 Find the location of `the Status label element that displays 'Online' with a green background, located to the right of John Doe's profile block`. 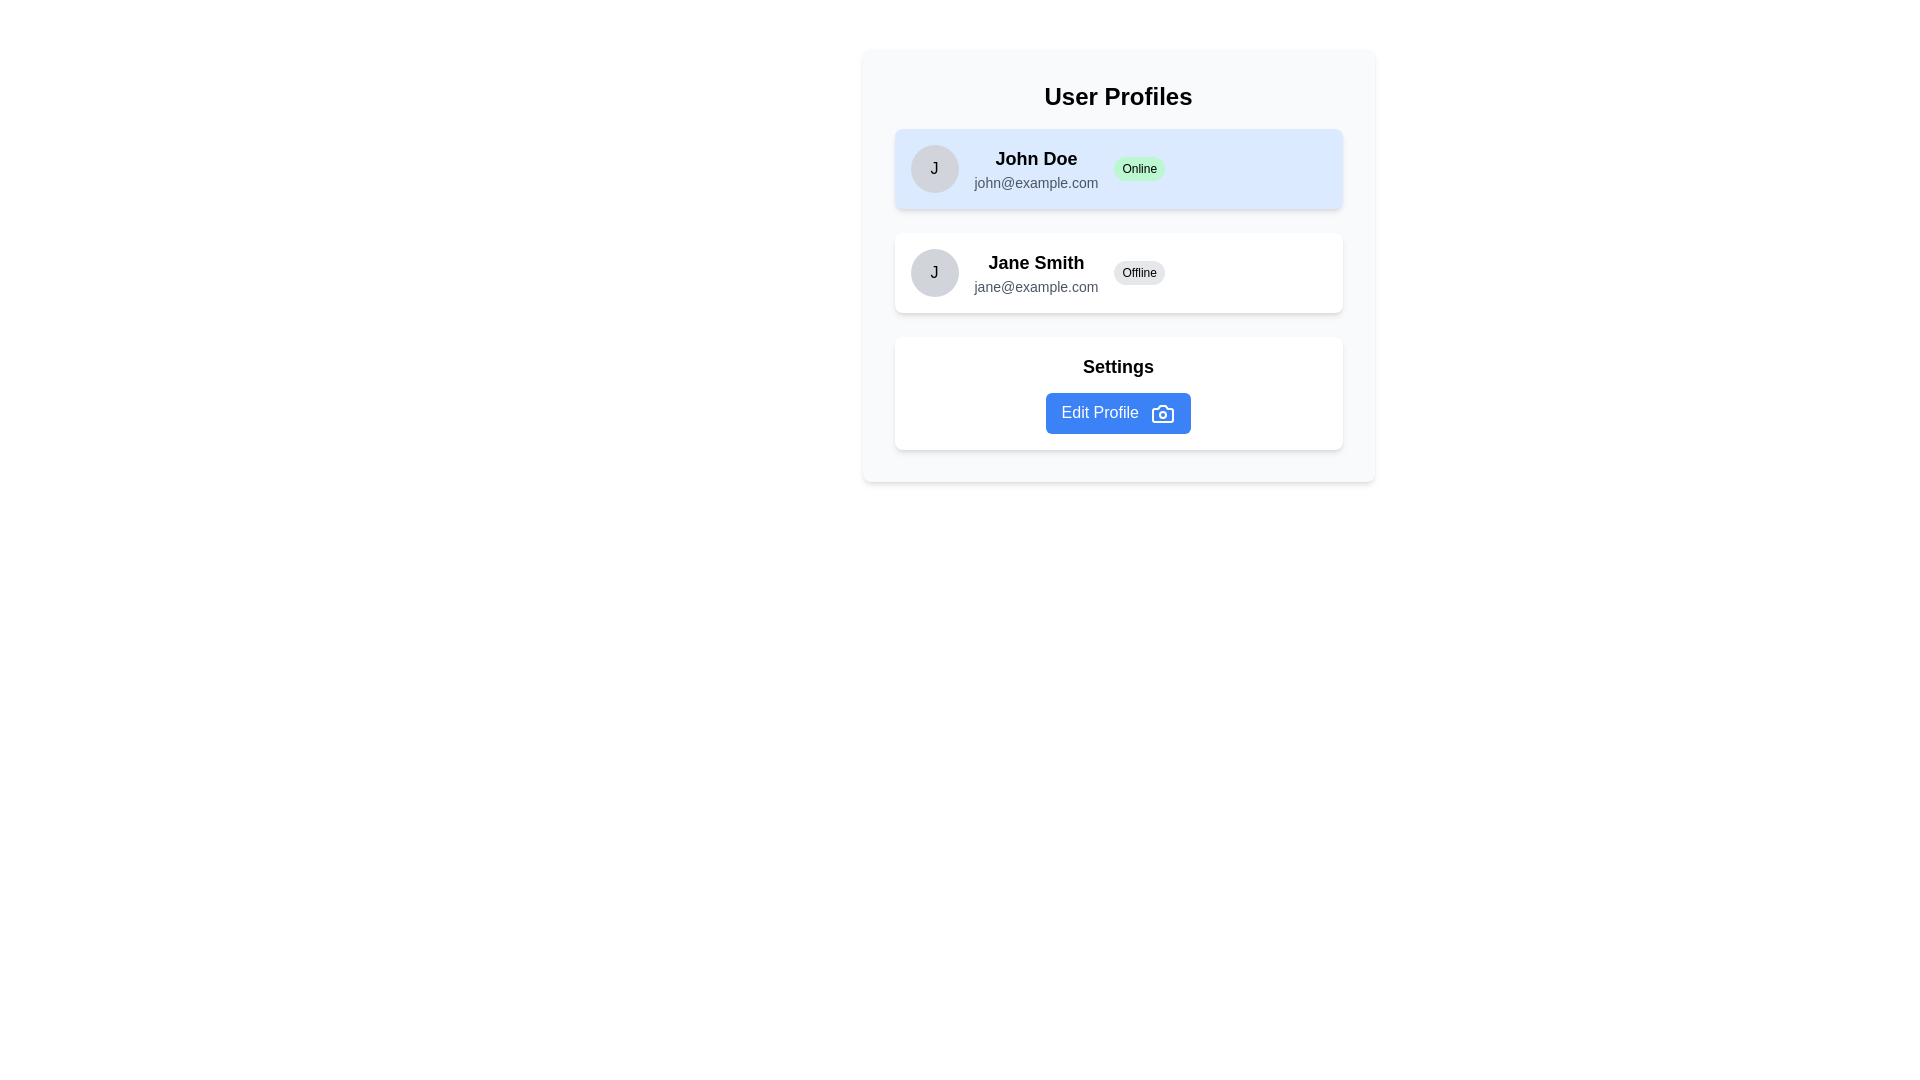

the Status label element that displays 'Online' with a green background, located to the right of John Doe's profile block is located at coordinates (1117, 168).